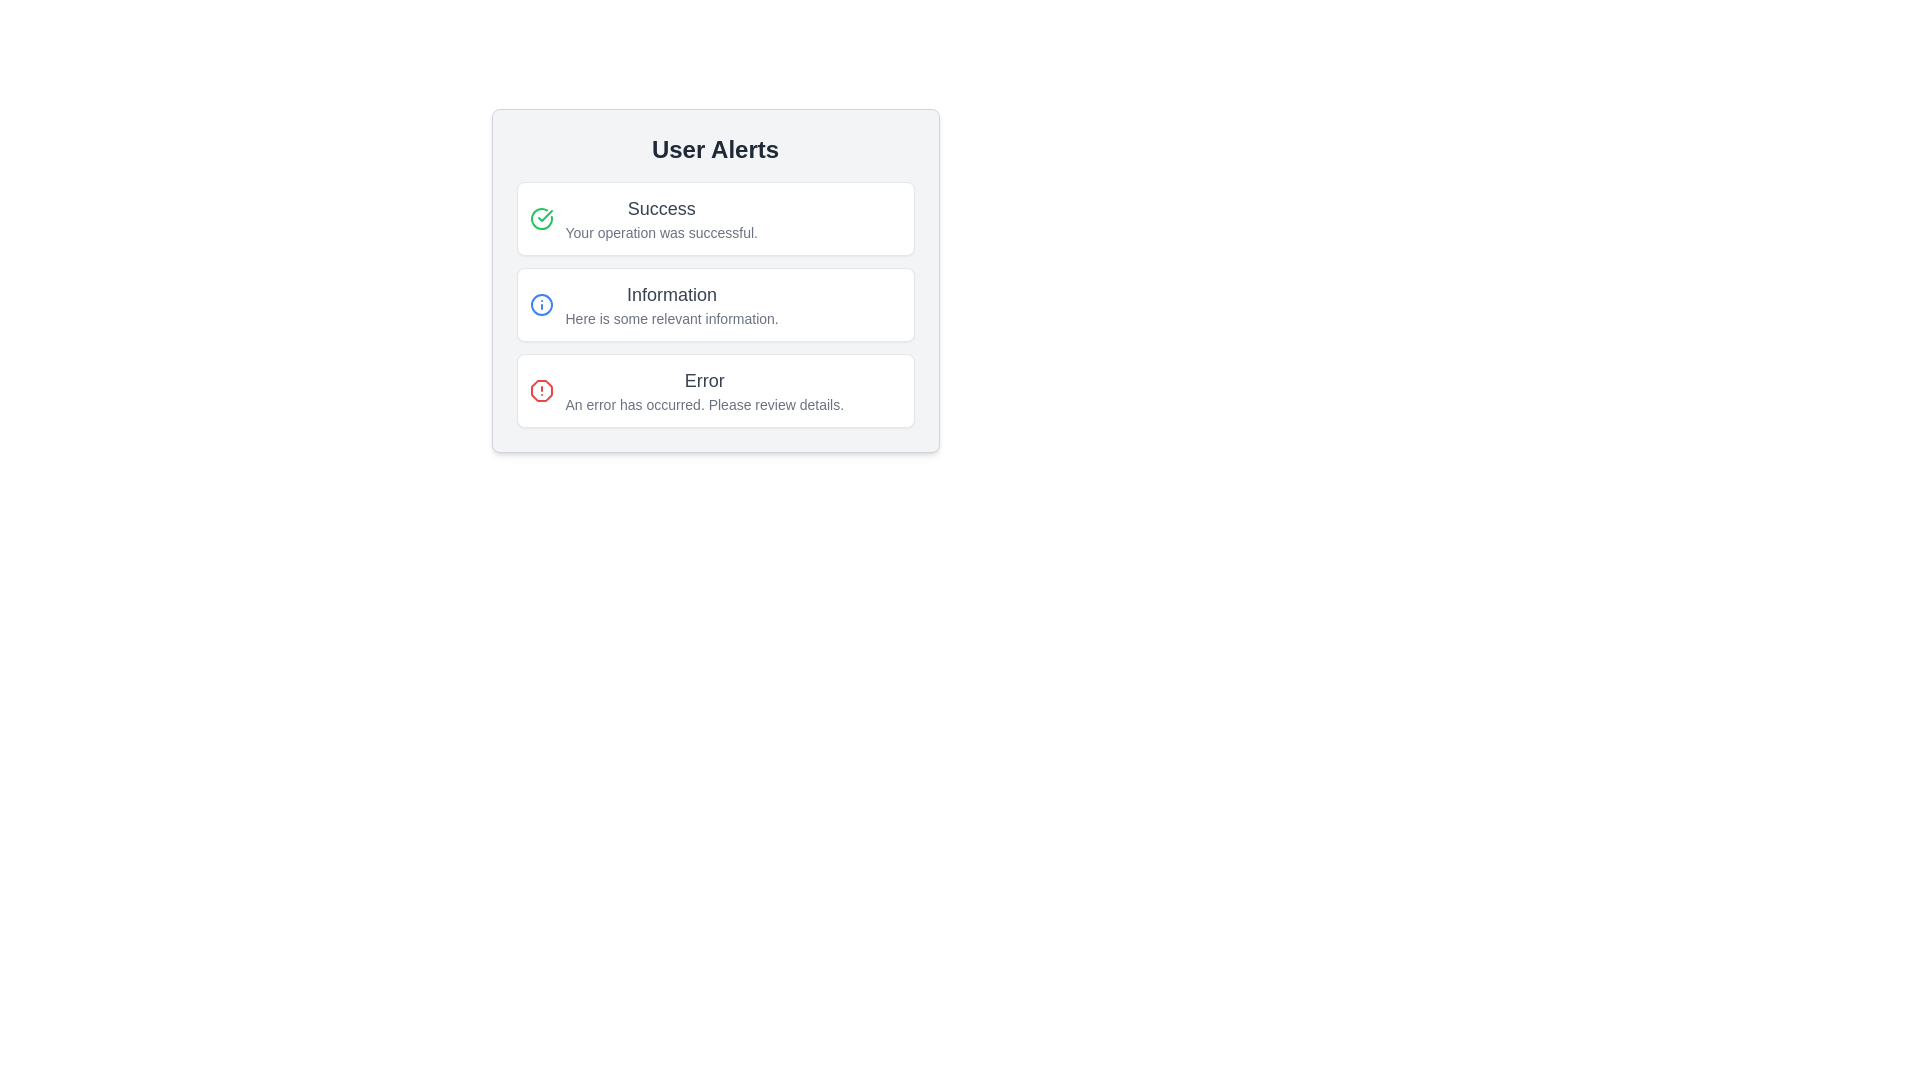 The width and height of the screenshot is (1920, 1080). What do you see at coordinates (672, 318) in the screenshot?
I see `descriptive text located beneath the 'Information' title in the 'User Alerts' panel` at bounding box center [672, 318].